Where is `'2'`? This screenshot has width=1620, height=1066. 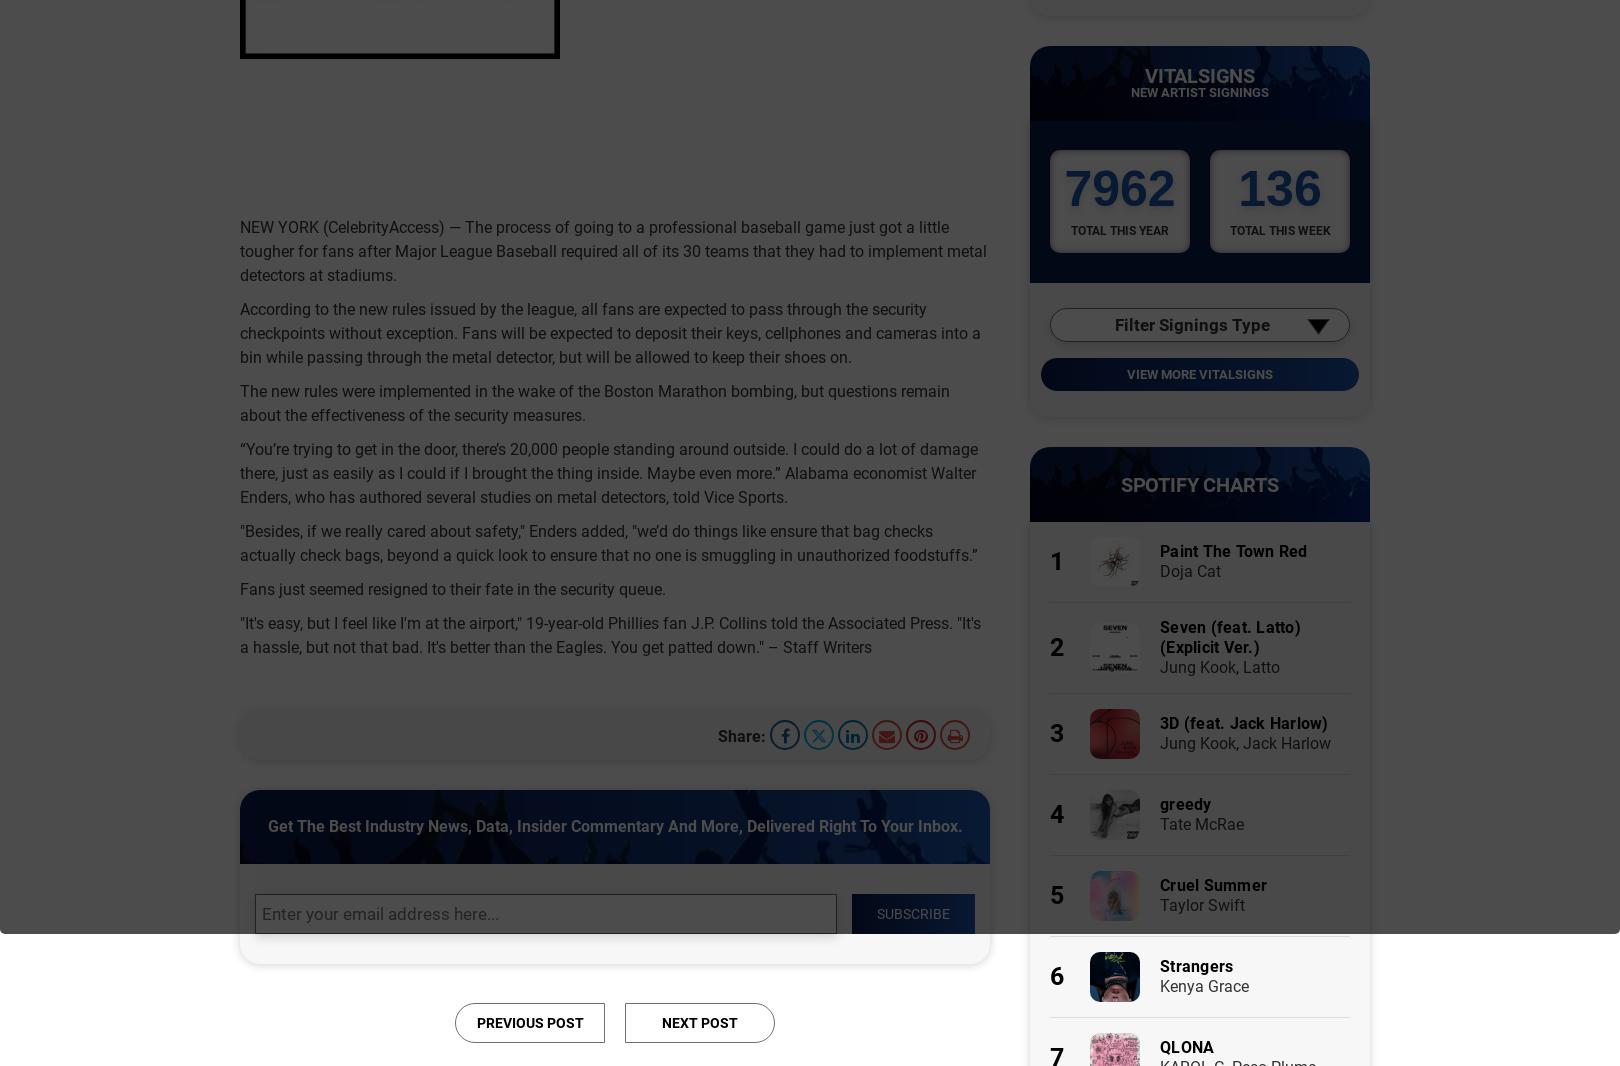 '2' is located at coordinates (1056, 646).